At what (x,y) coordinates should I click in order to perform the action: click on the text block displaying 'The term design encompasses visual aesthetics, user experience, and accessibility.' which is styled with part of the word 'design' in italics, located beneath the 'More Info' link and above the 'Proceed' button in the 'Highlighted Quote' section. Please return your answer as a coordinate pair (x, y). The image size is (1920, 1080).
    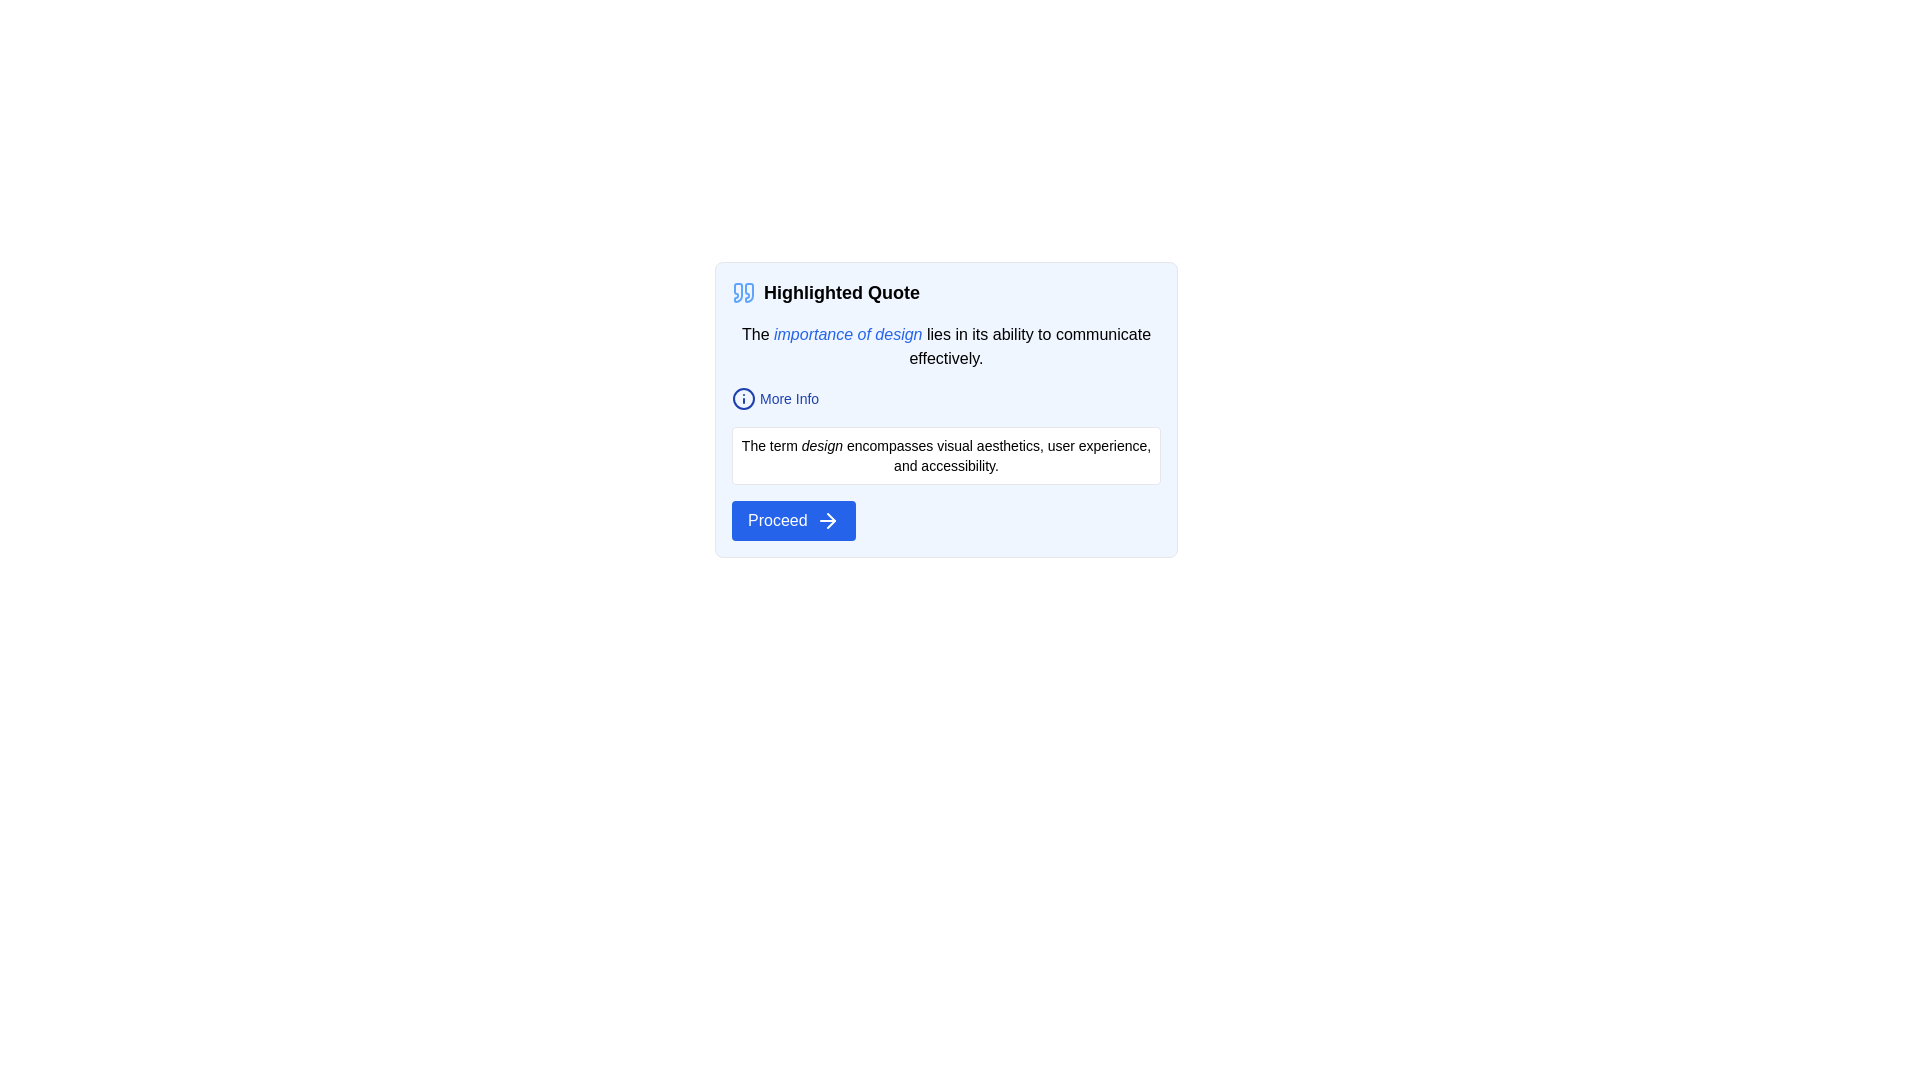
    Looking at the image, I should click on (945, 455).